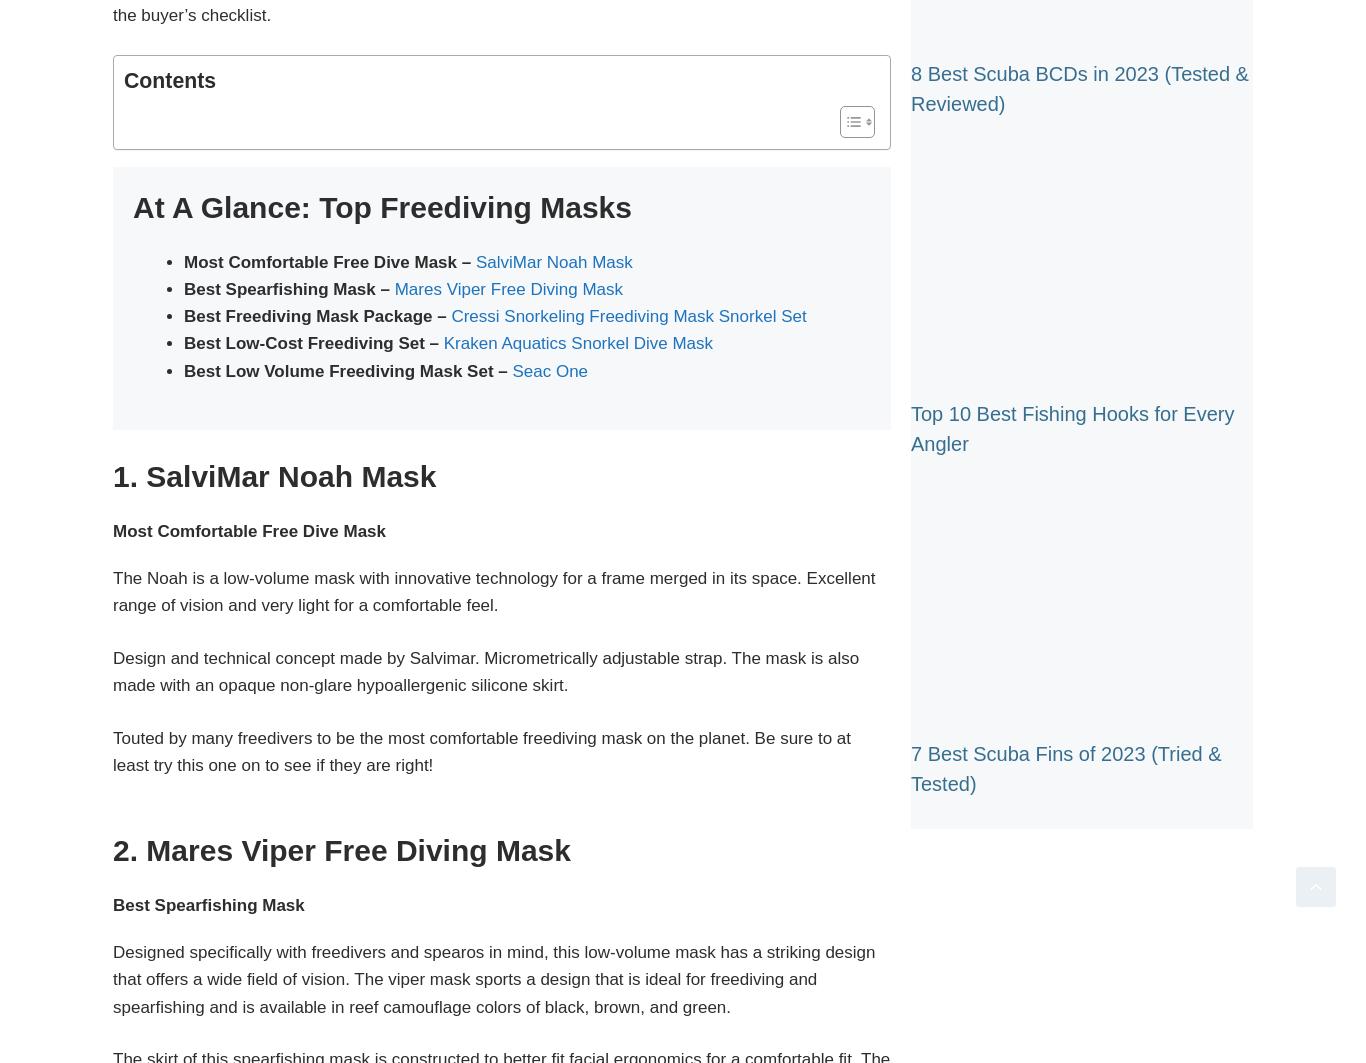 This screenshot has height=1063, width=1366. I want to click on 'The Noah is a low-volume mask with innovative technology for a frame merged in its space. Excellent range of vision and very light for a comfortable feel.', so click(493, 590).